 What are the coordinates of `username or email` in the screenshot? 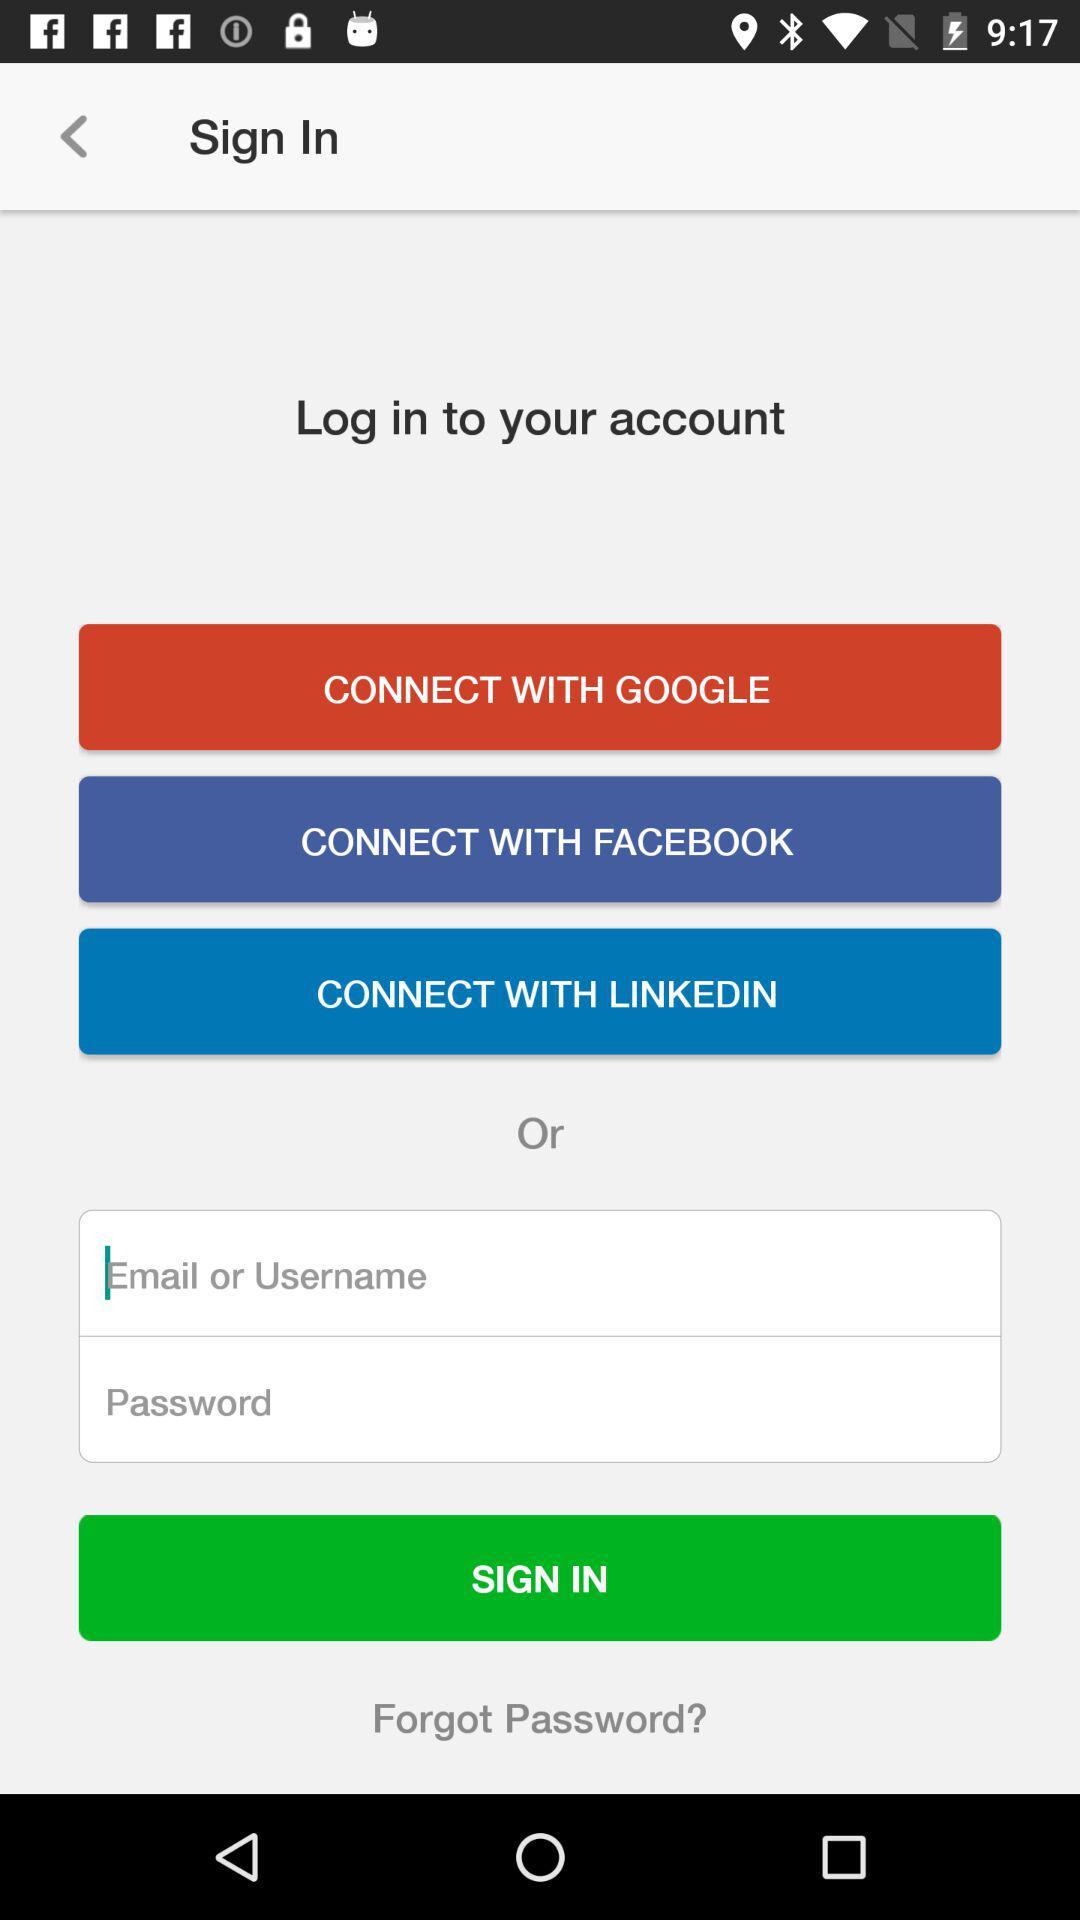 It's located at (540, 1271).